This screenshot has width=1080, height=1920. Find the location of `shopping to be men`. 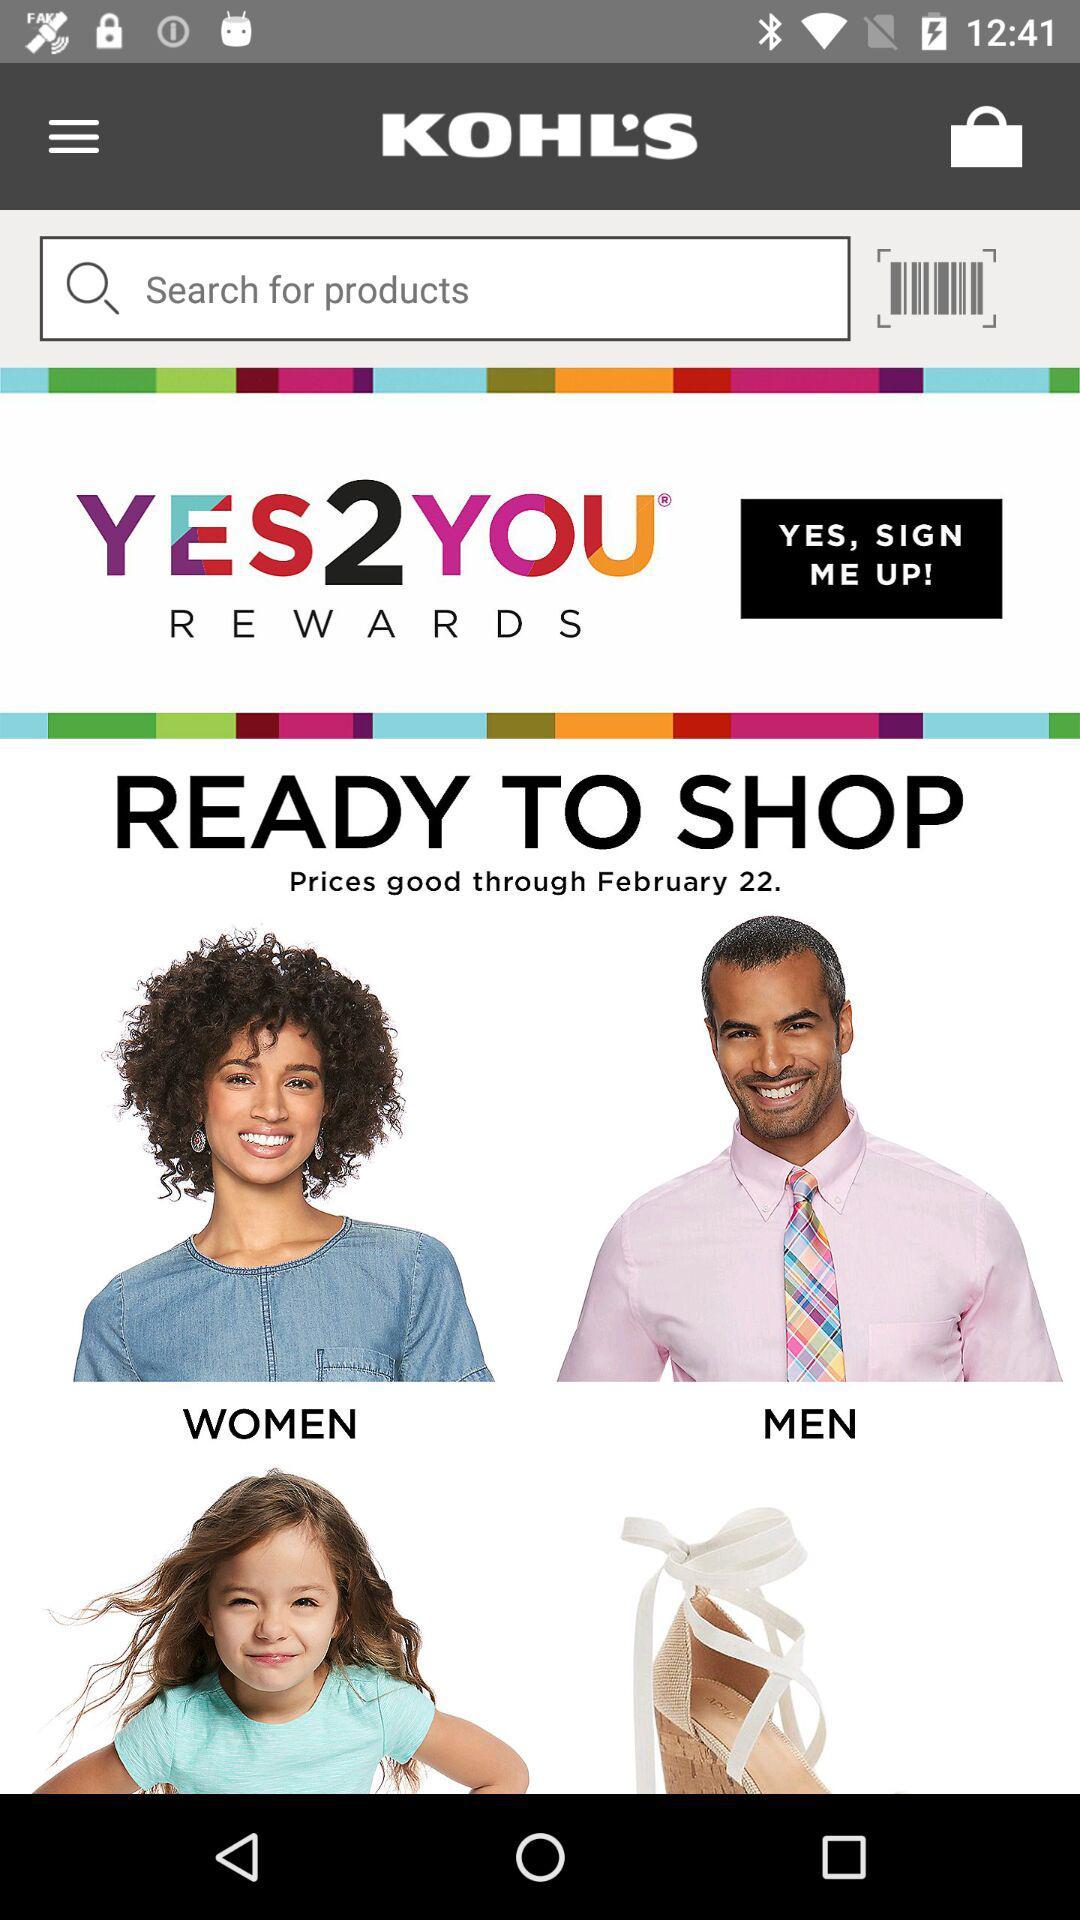

shopping to be men is located at coordinates (807, 1186).